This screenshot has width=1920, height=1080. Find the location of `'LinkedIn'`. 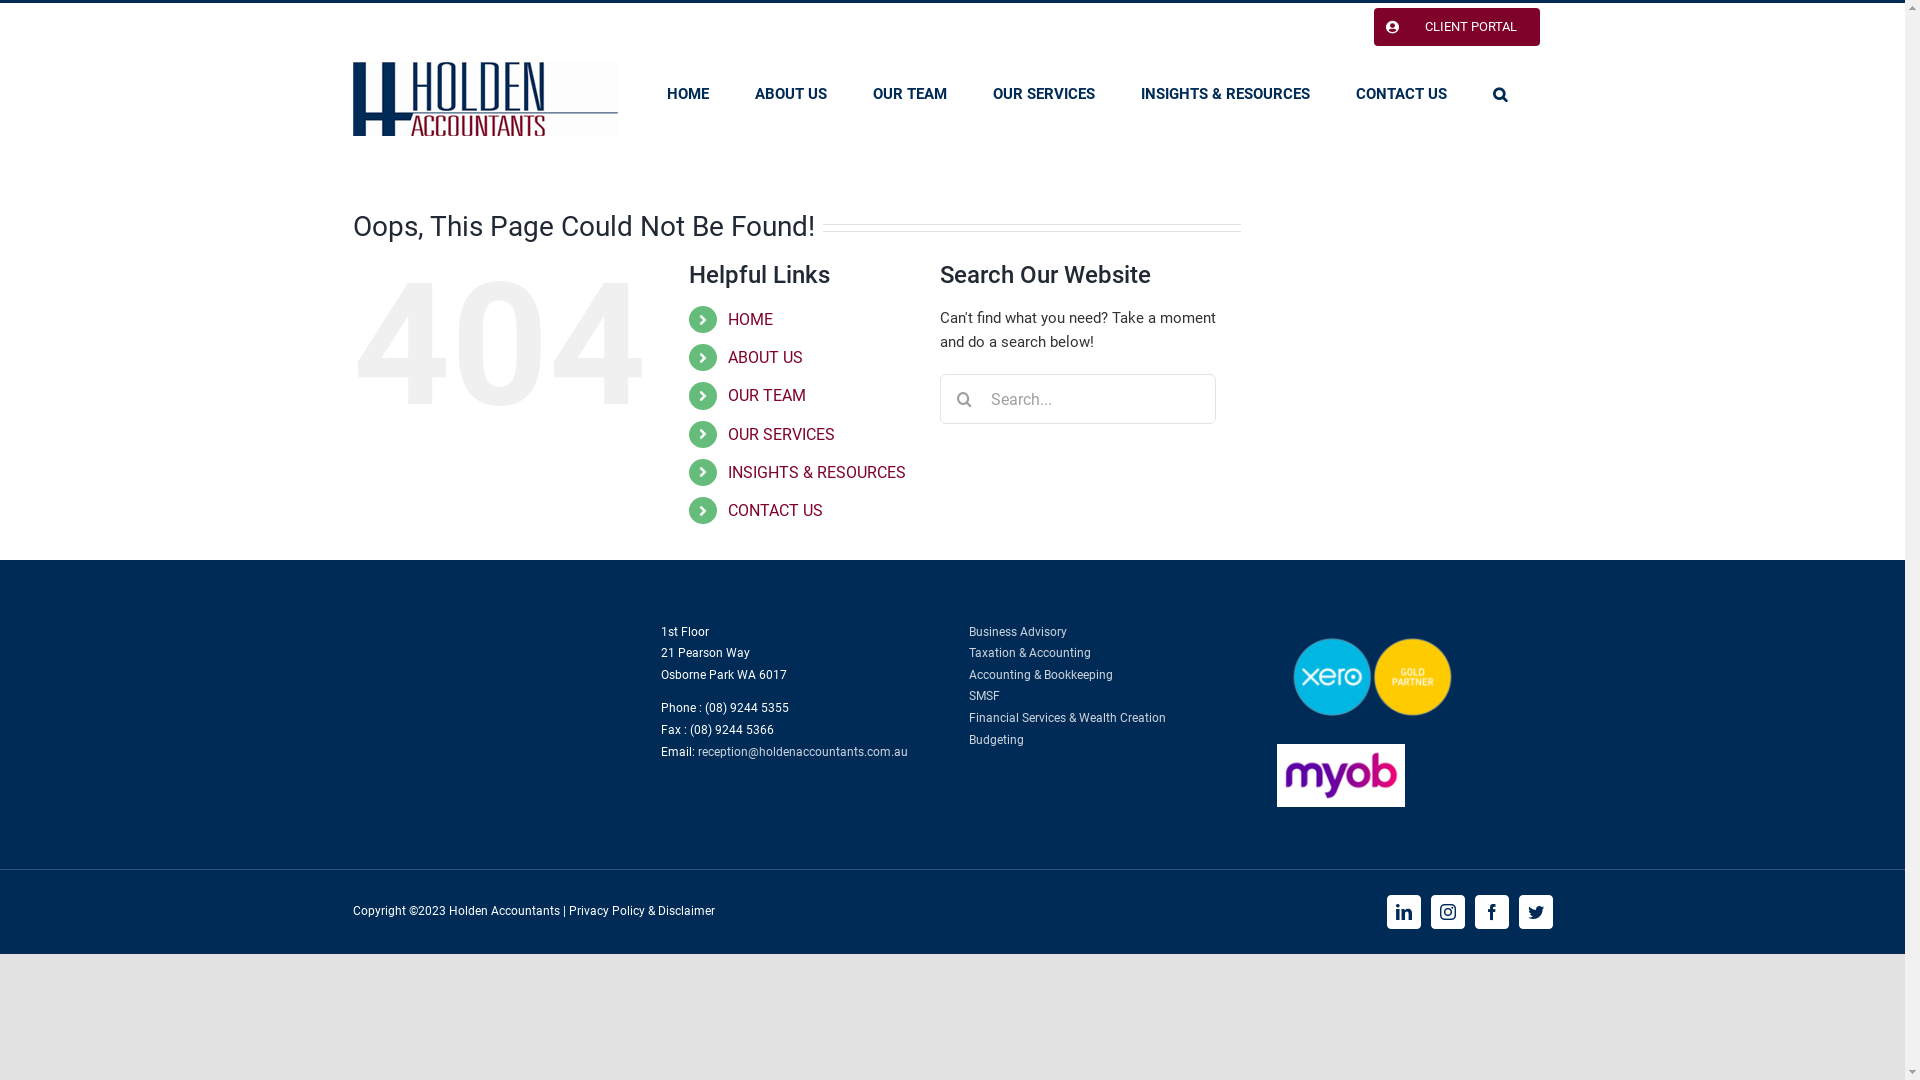

'LinkedIn' is located at coordinates (1401, 911).